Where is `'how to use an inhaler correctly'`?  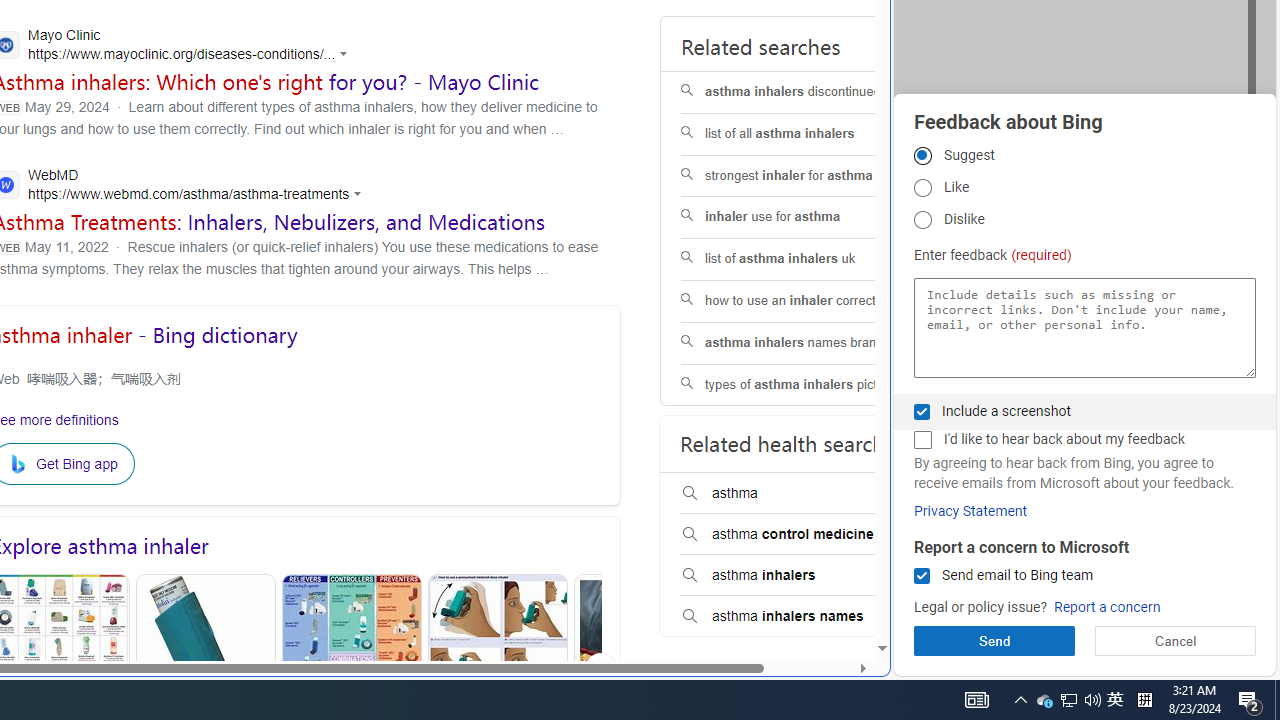
'how to use an inhaler correctly' is located at coordinates (807, 300).